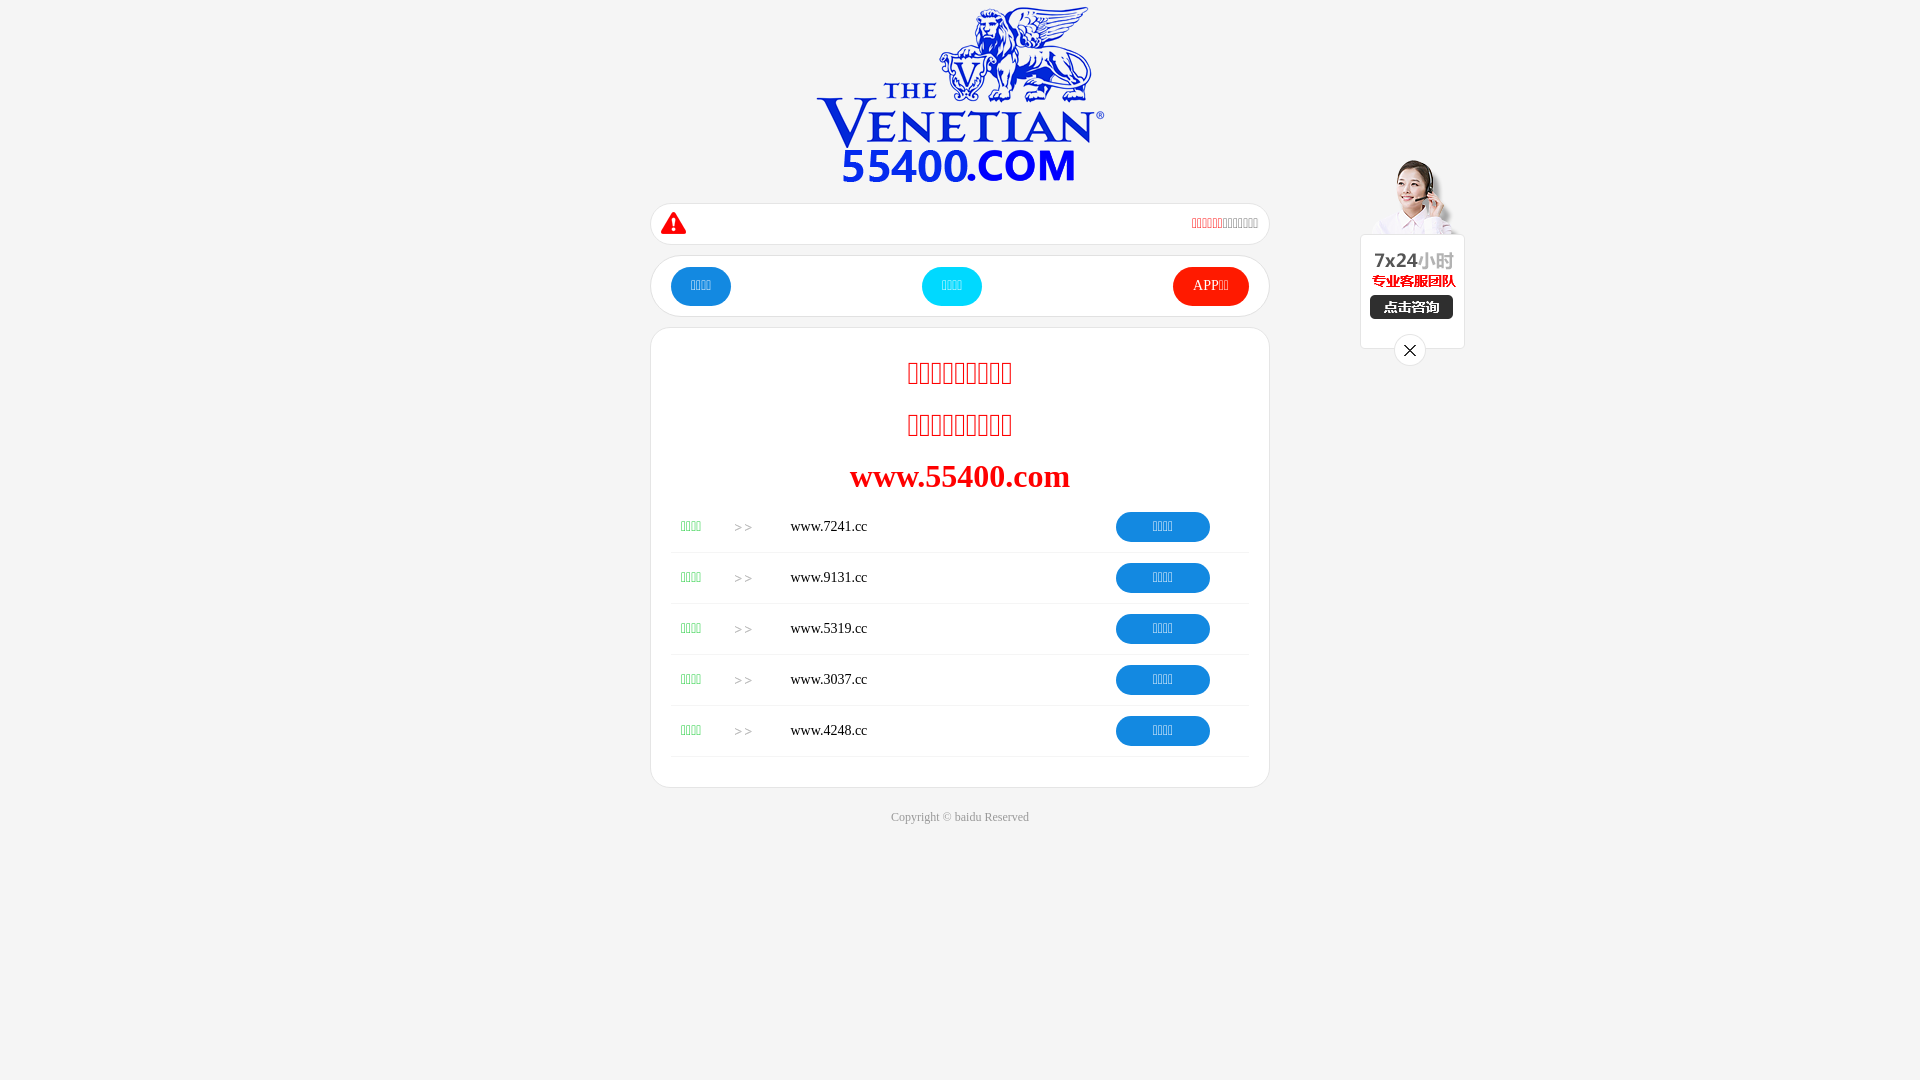  Describe the element at coordinates (828, 678) in the screenshot. I see `'www.3037.cc'` at that location.